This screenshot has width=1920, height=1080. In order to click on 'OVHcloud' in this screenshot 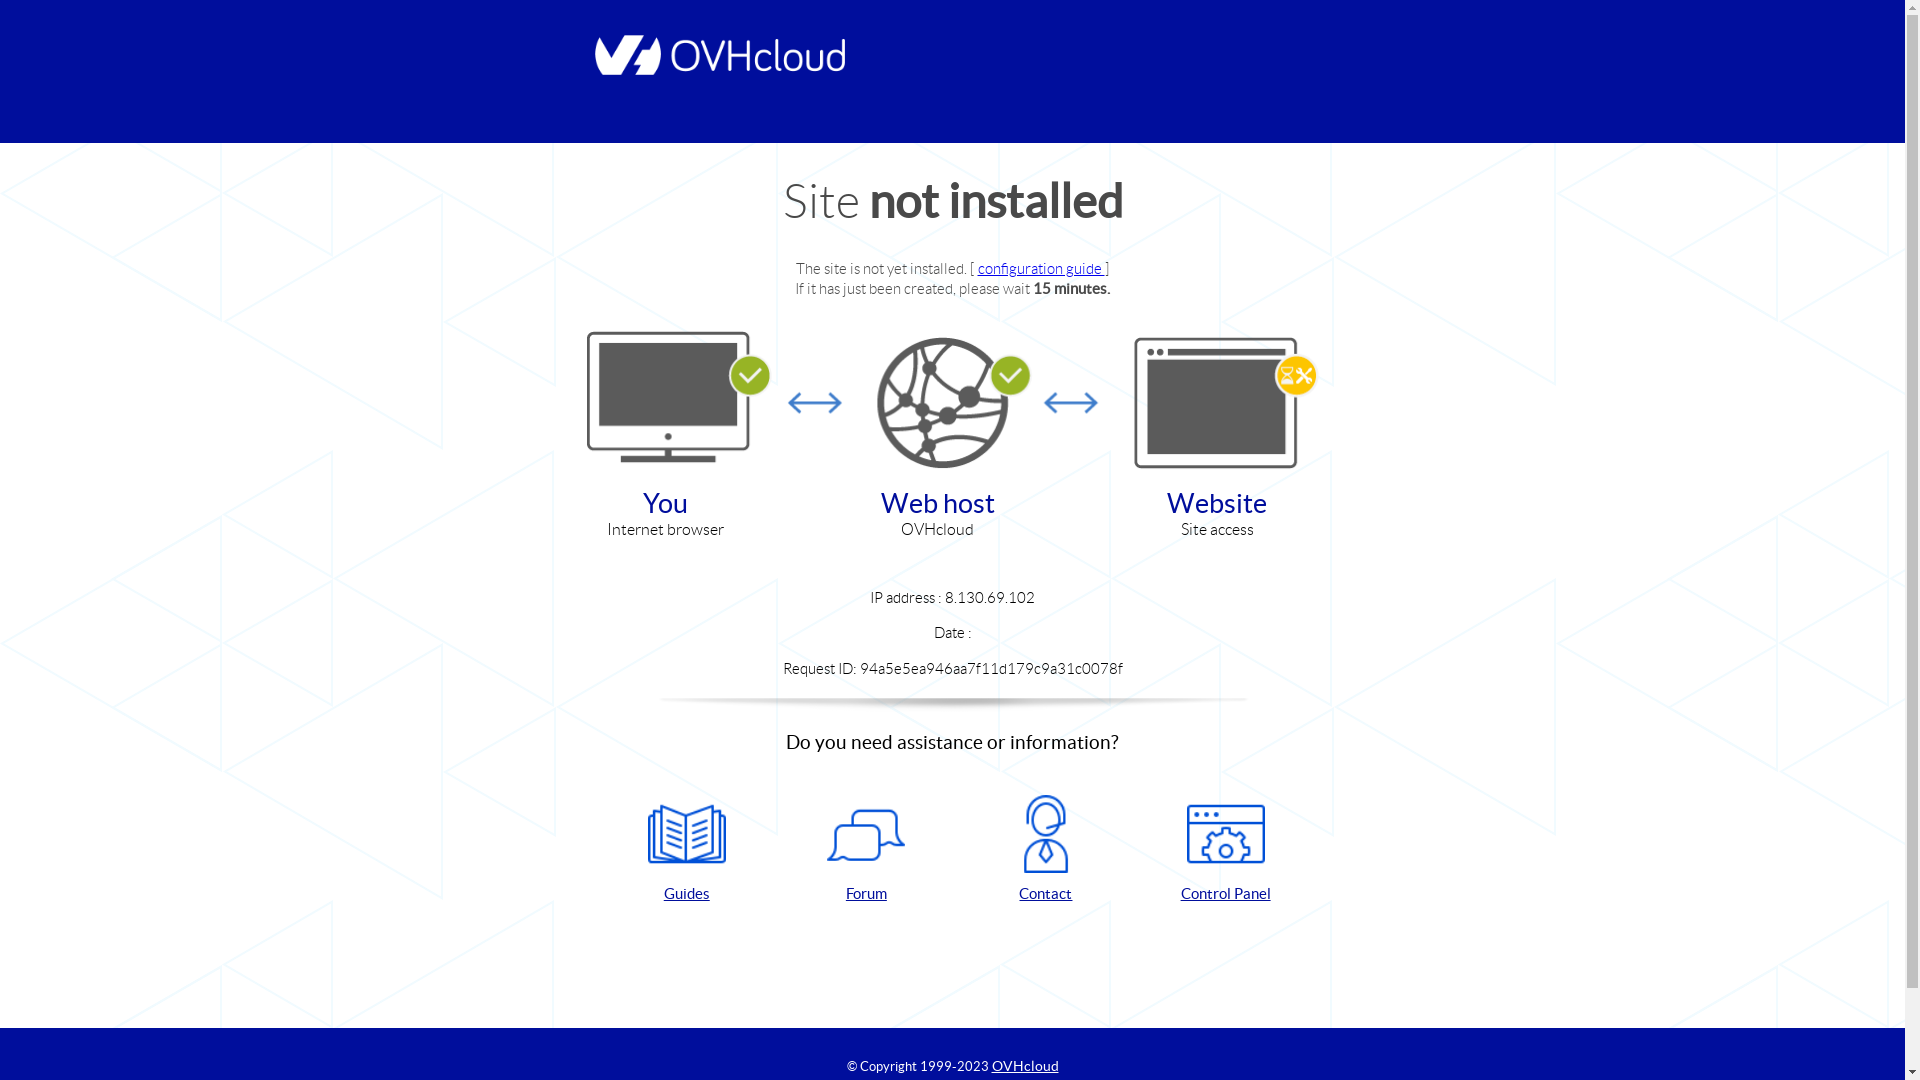, I will do `click(1025, 1064)`.